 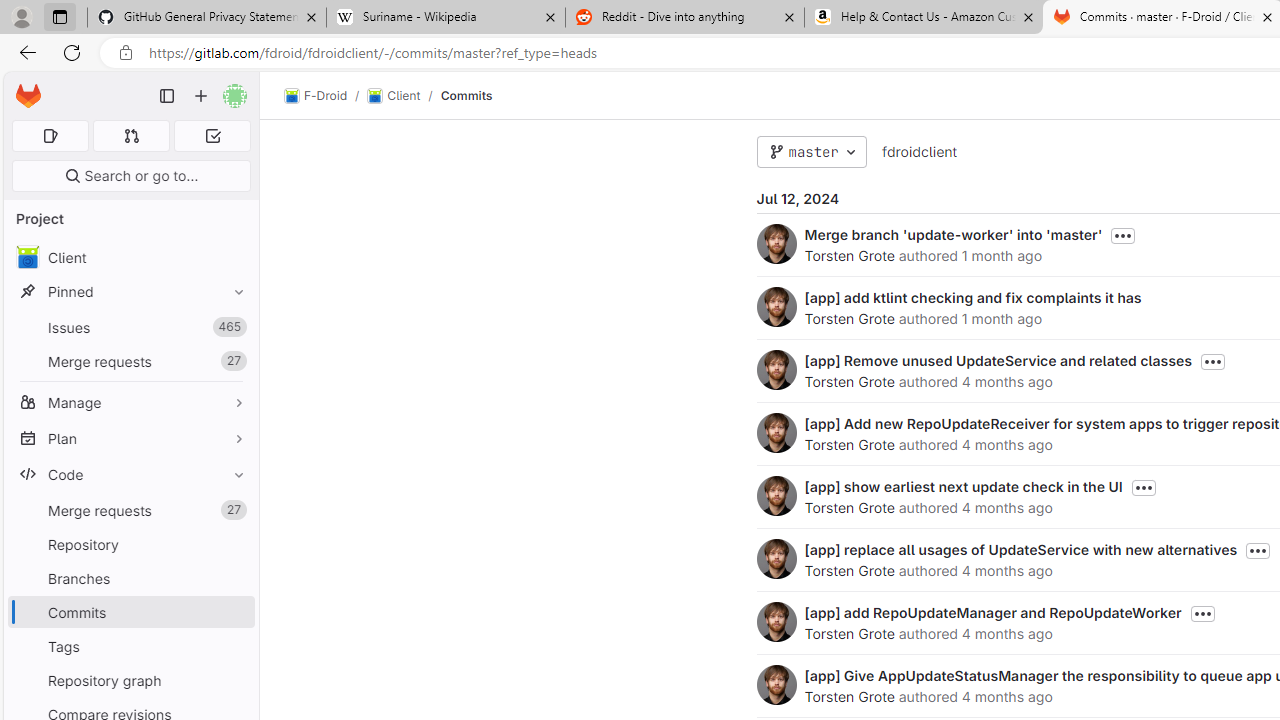 What do you see at coordinates (998, 360) in the screenshot?
I see `'[app] Remove unused UpdateService and related classes'` at bounding box center [998, 360].